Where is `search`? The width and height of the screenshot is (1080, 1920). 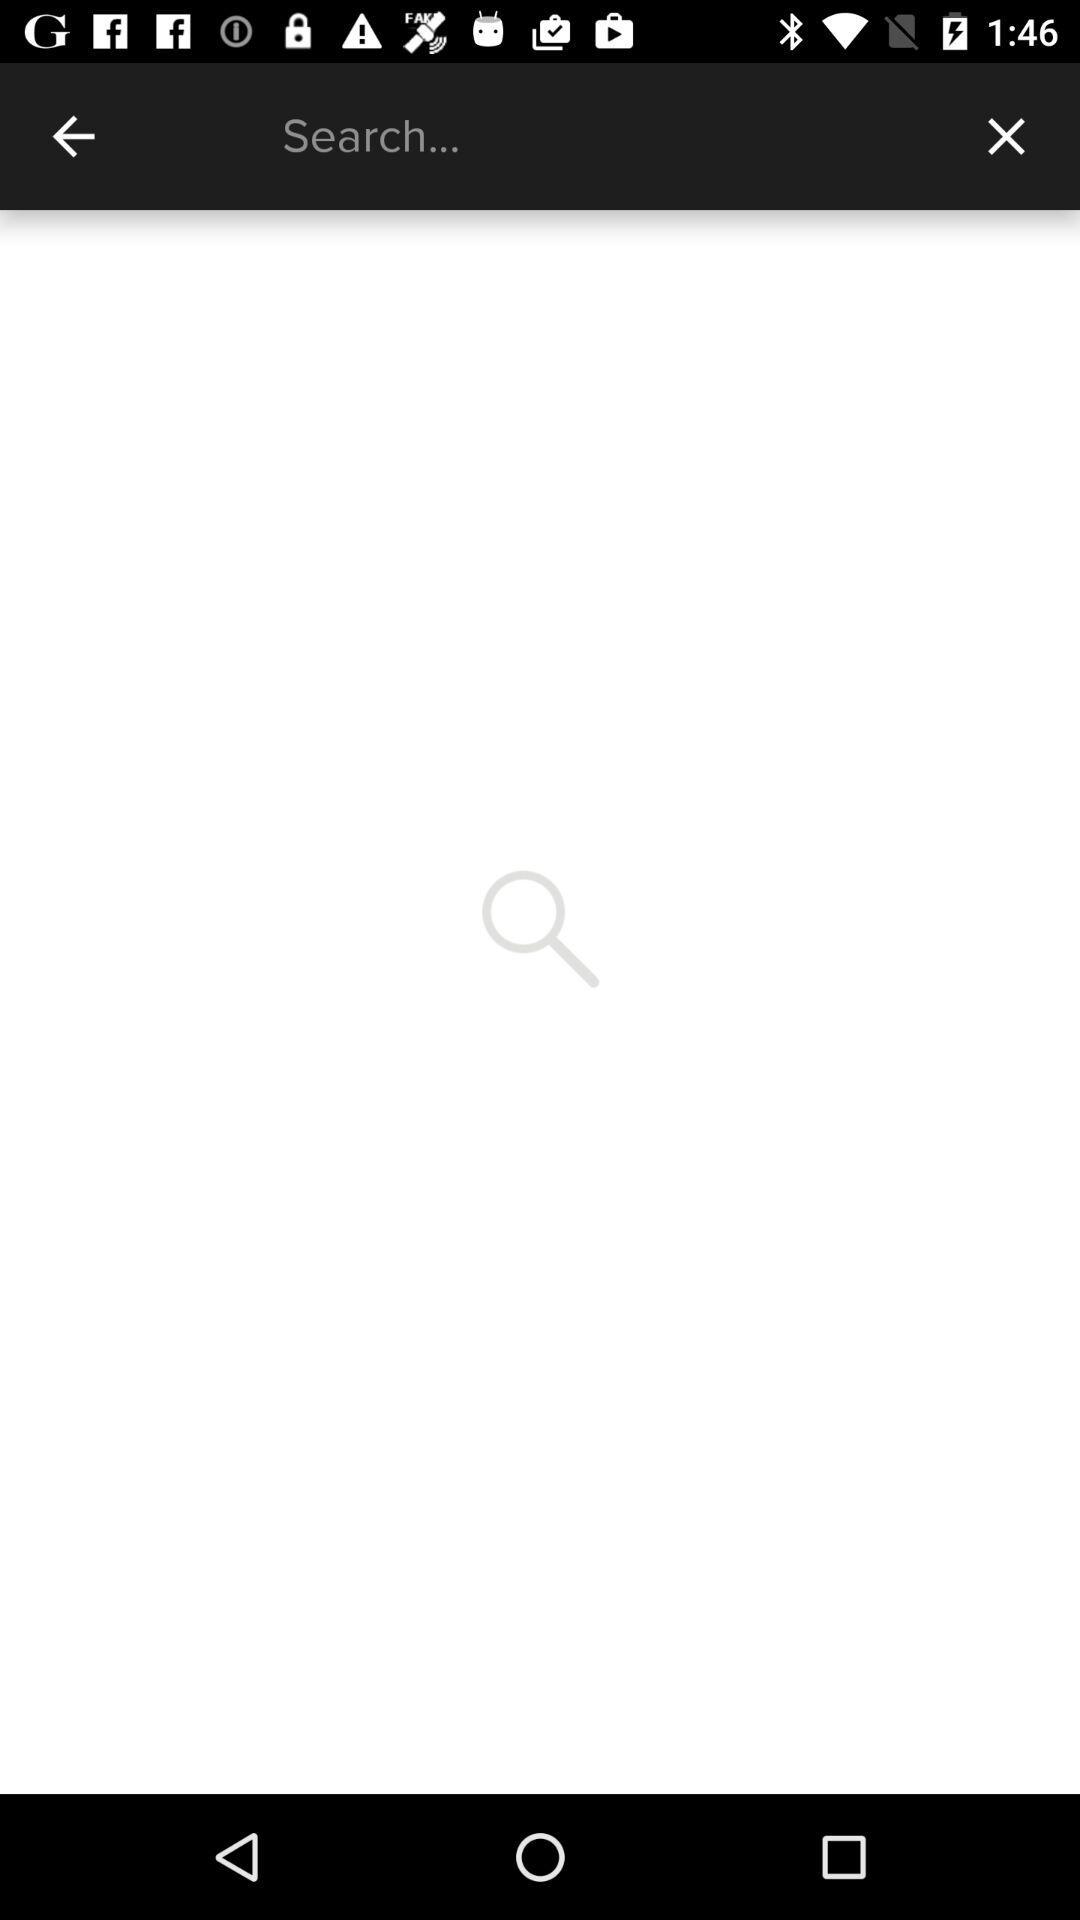 search is located at coordinates (606, 135).